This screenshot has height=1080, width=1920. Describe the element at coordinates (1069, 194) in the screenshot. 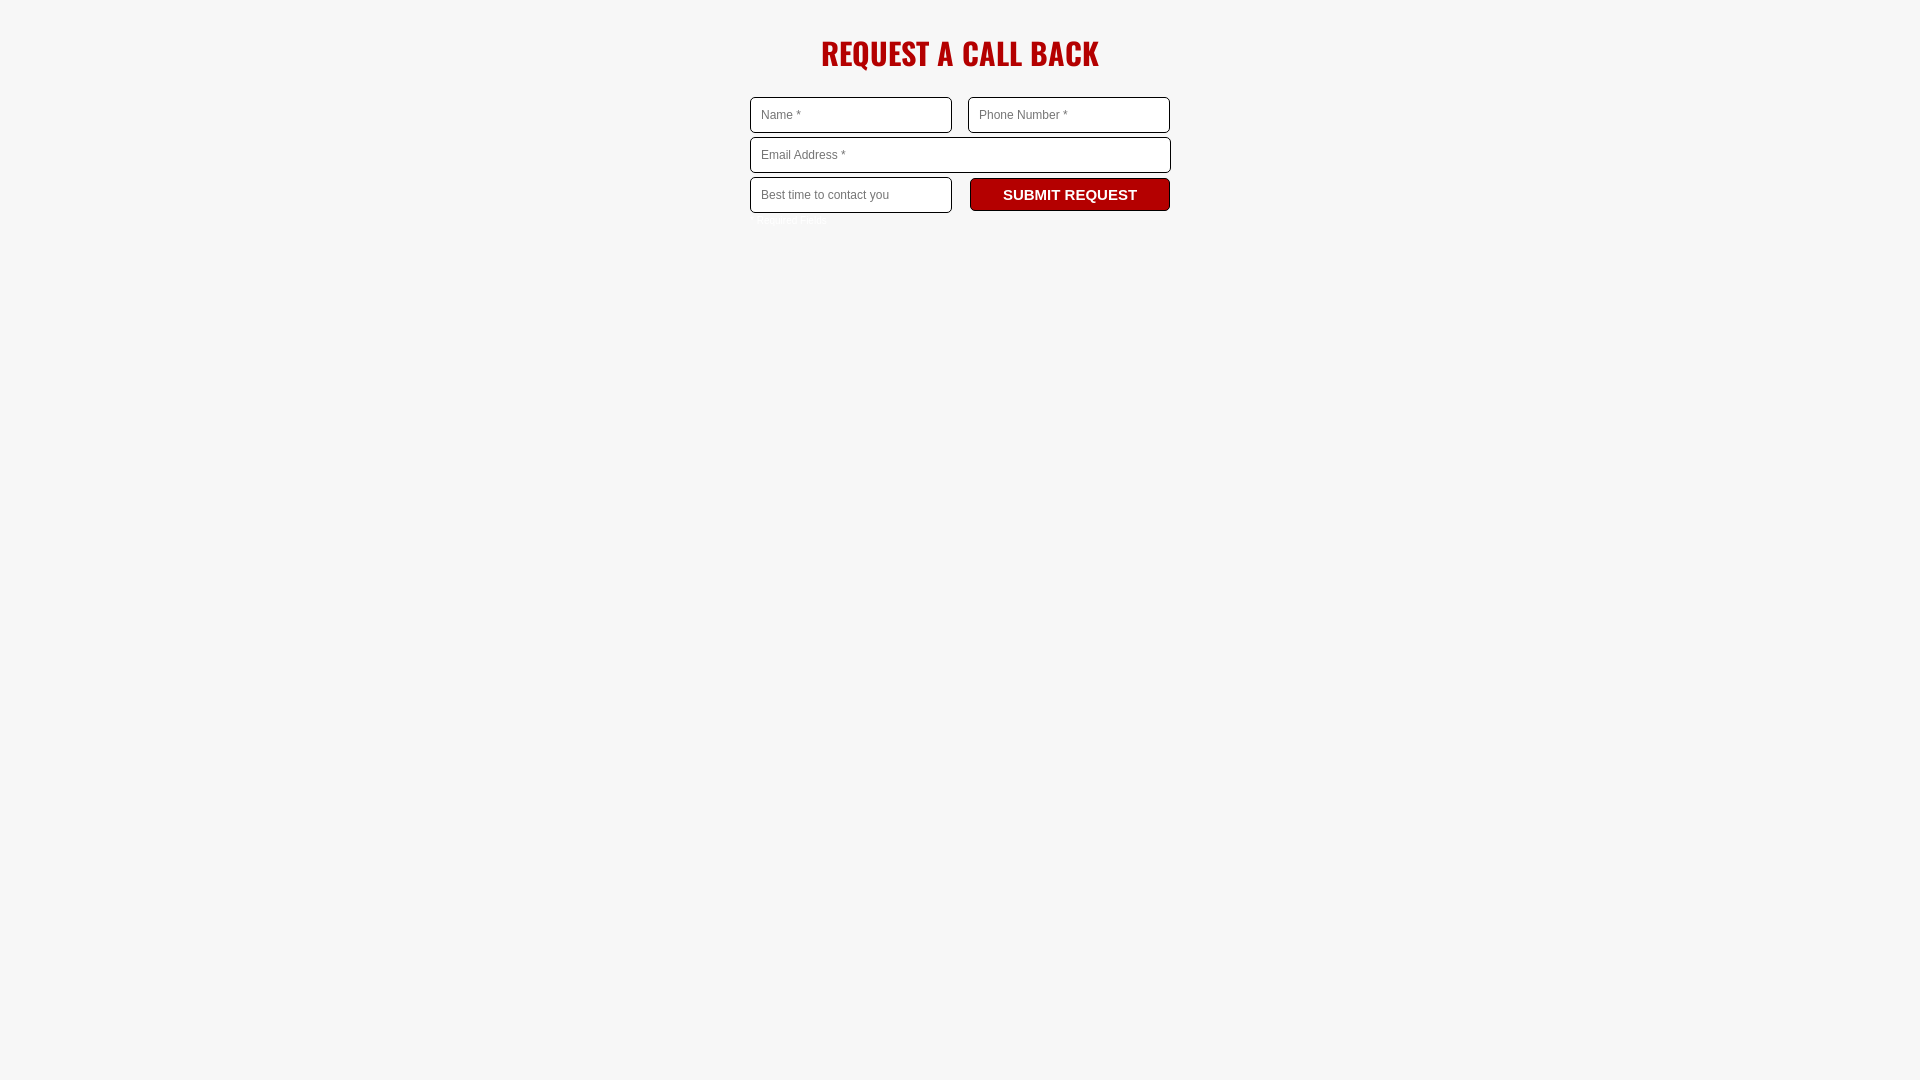

I see `'Submit Request'` at that location.